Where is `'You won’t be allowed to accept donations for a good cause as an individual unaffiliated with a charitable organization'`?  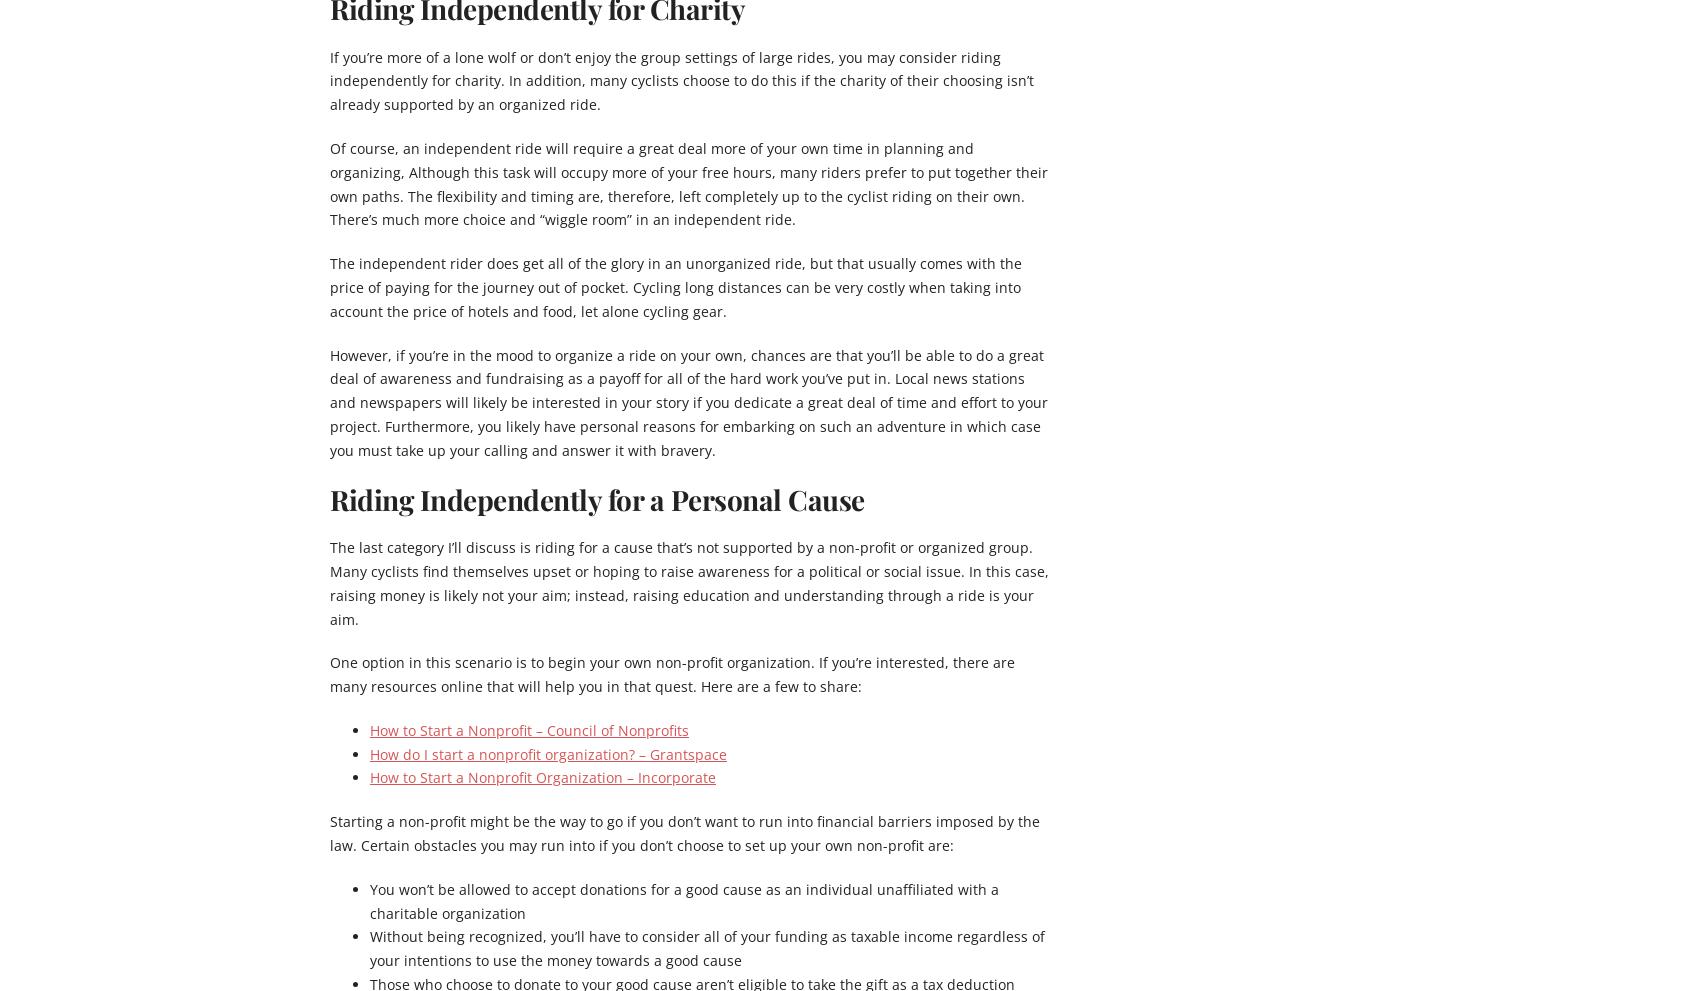
'You won’t be allowed to accept donations for a good cause as an individual unaffiliated with a charitable organization' is located at coordinates (684, 900).